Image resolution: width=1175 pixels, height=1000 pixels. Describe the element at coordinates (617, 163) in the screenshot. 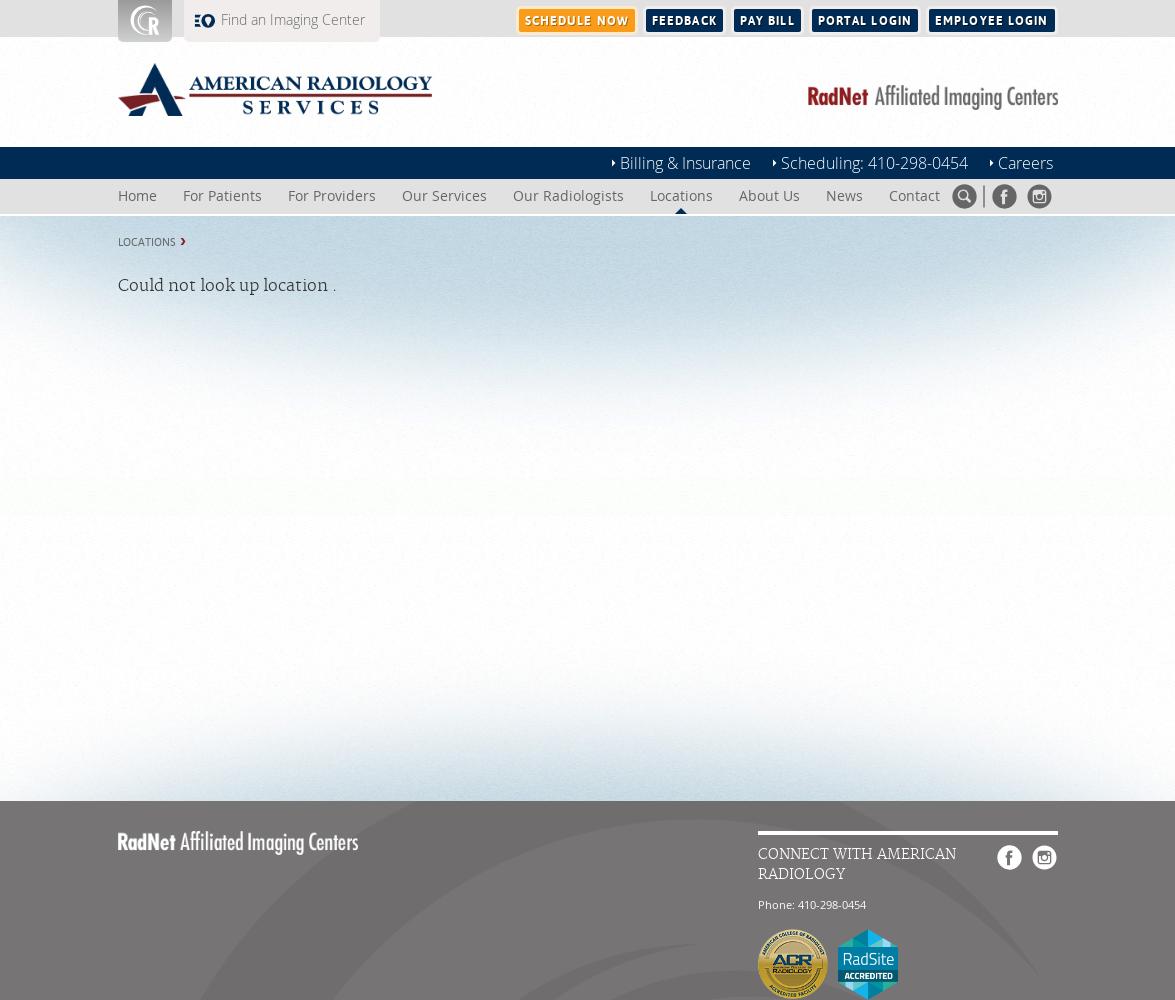

I see `'Billing & Insurance'` at that location.